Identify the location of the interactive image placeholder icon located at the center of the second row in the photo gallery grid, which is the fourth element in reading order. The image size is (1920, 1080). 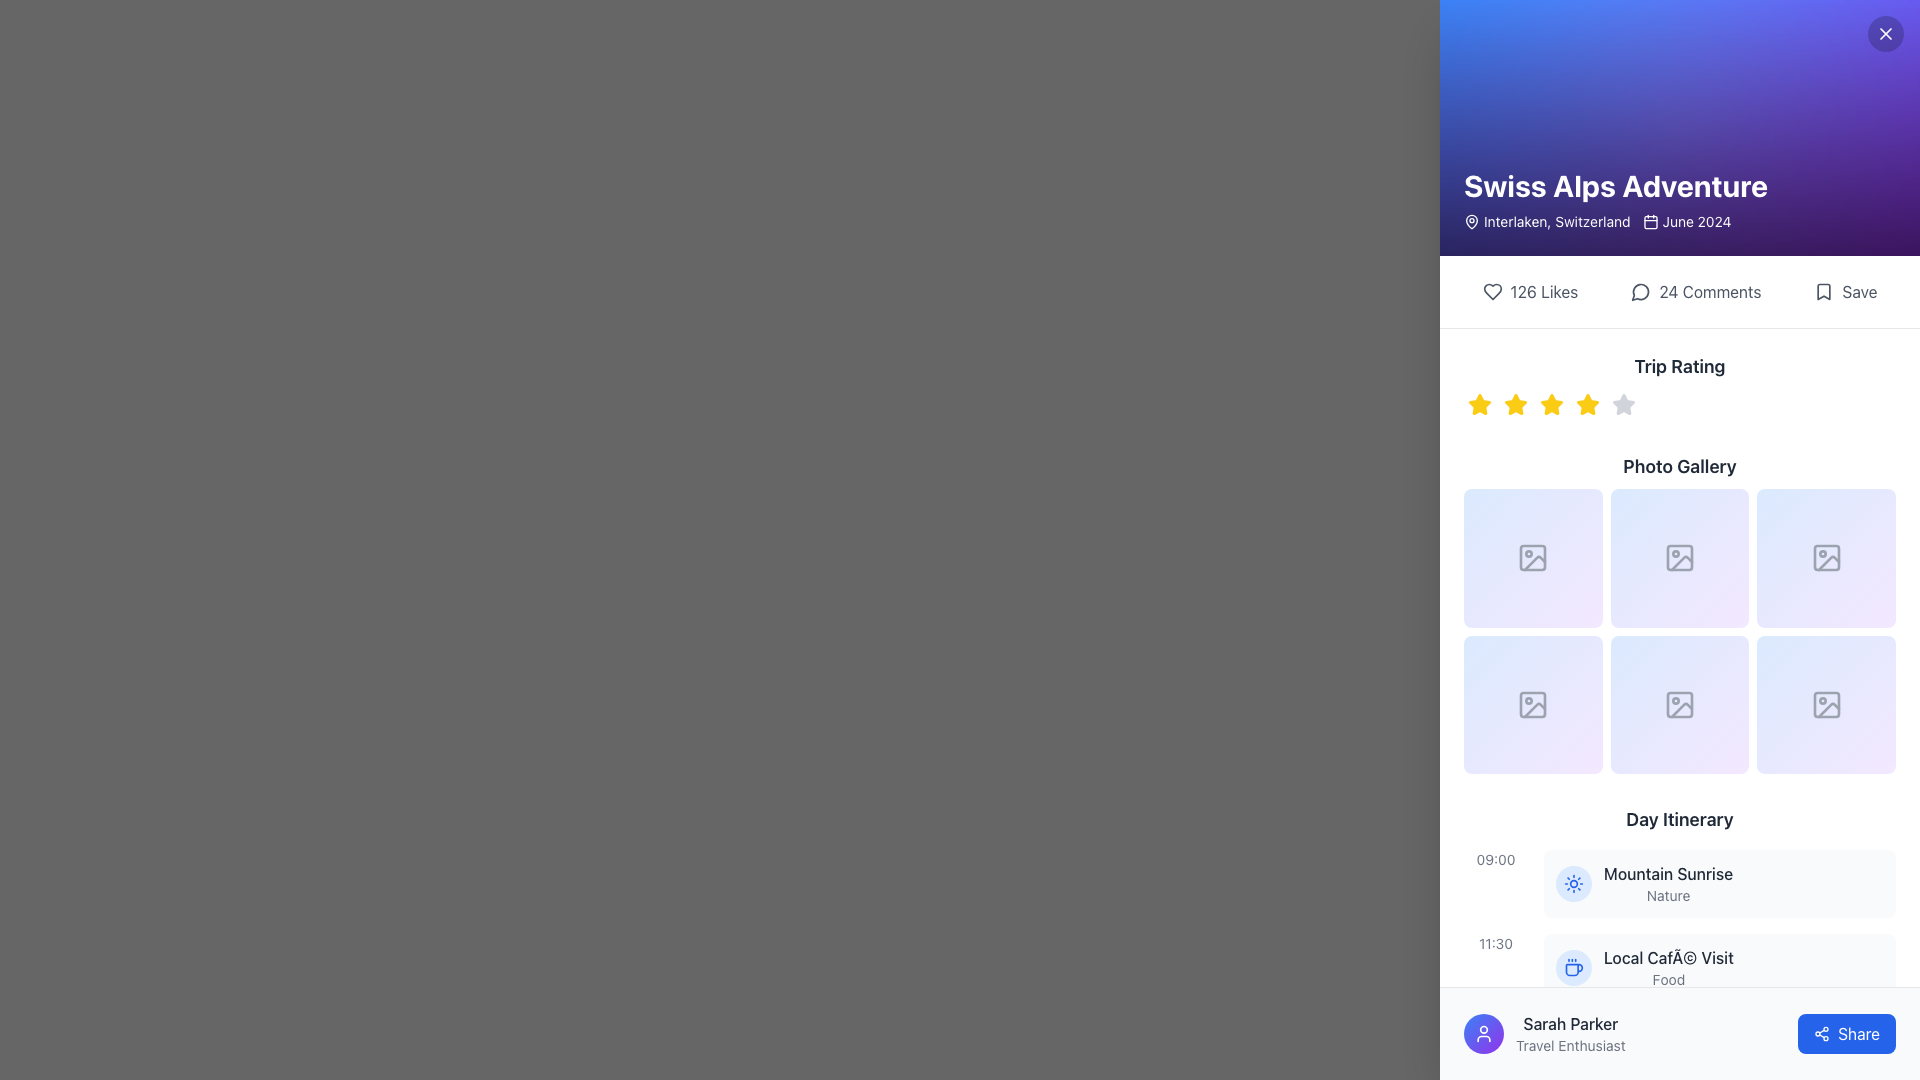
(1532, 704).